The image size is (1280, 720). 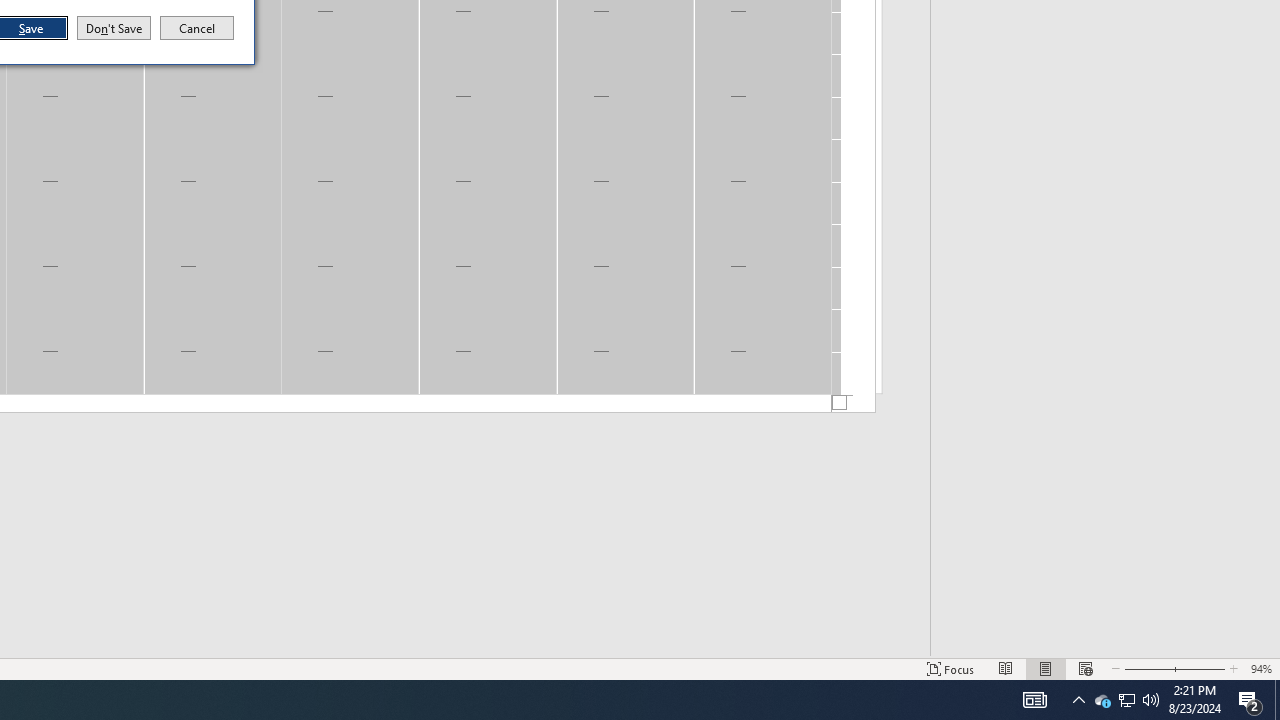 I want to click on 'Action Center, 2 new notifications', so click(x=1250, y=698).